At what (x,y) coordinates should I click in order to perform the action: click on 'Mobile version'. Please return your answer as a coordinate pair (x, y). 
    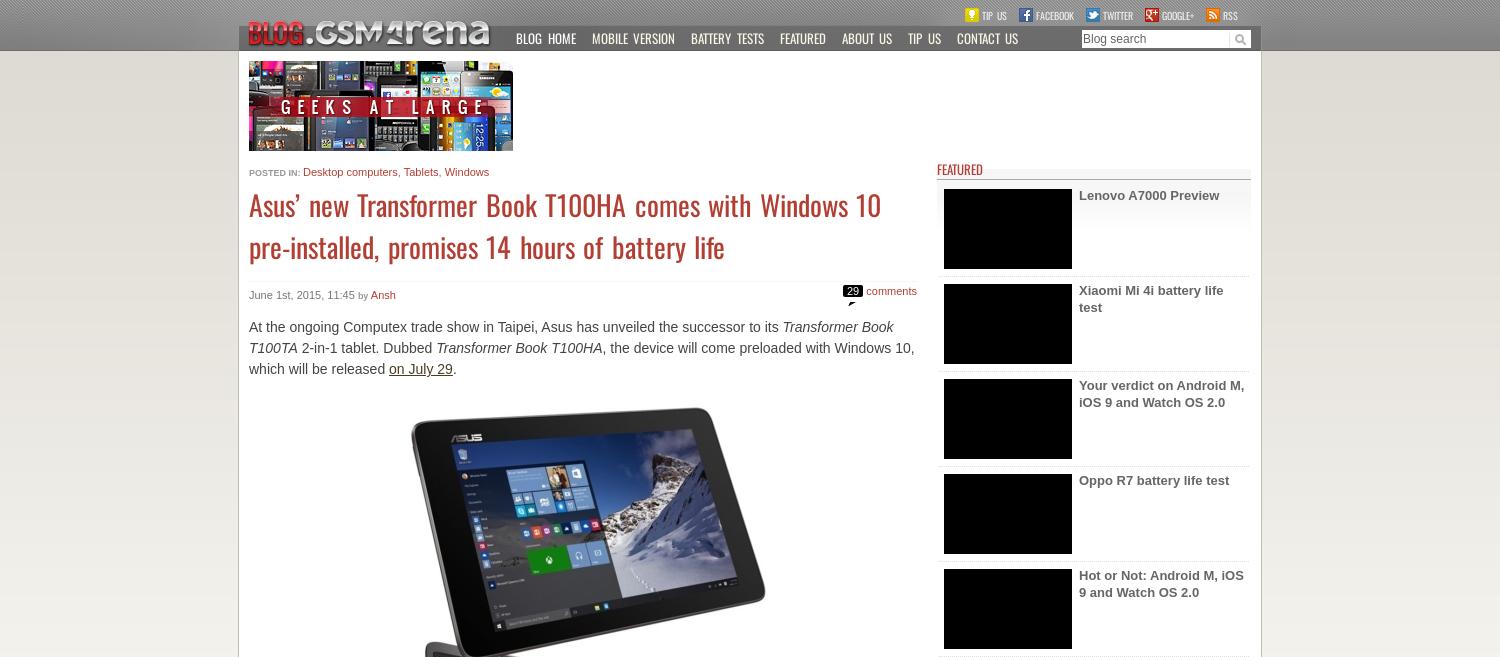
    Looking at the image, I should click on (590, 37).